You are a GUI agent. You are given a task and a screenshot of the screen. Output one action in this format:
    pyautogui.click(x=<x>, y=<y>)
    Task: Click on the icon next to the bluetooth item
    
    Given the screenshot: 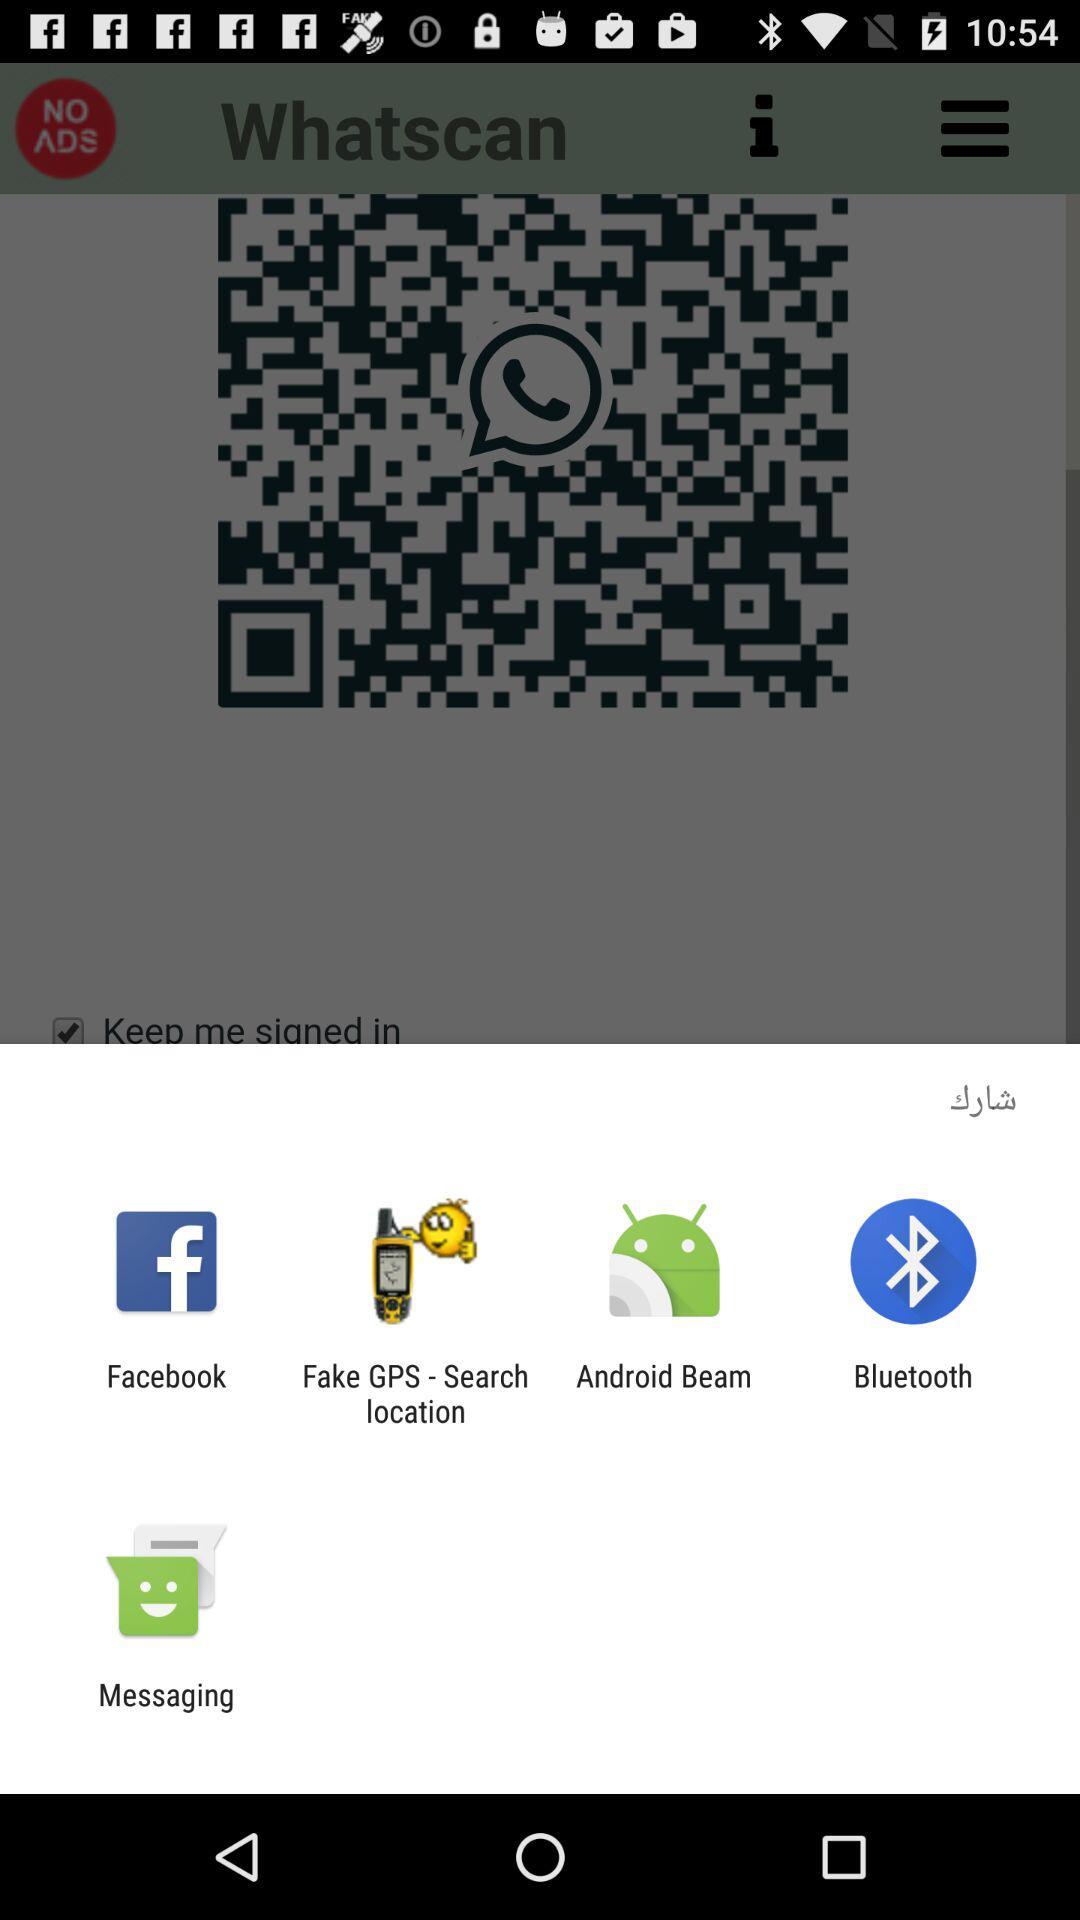 What is the action you would take?
    pyautogui.click(x=664, y=1392)
    